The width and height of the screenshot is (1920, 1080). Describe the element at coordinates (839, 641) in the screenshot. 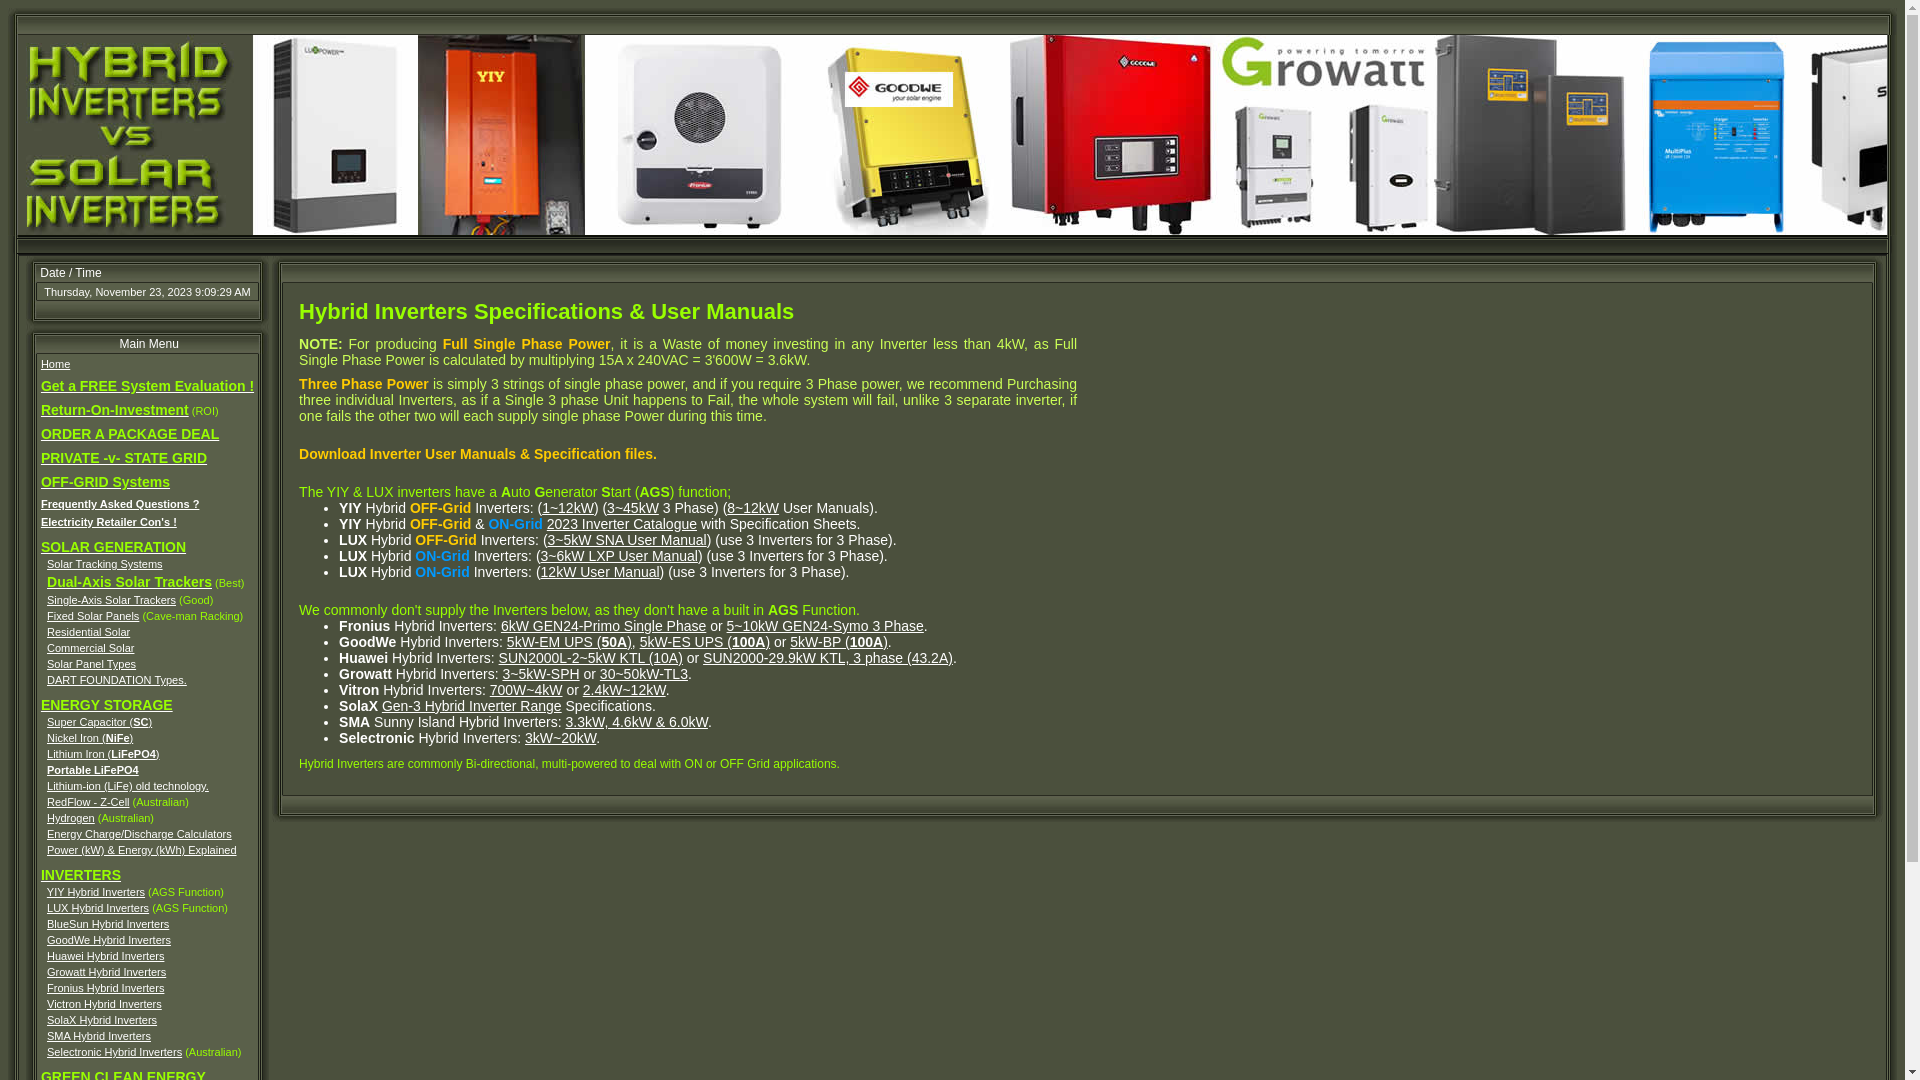

I see `'5kW-BP (100A)'` at that location.